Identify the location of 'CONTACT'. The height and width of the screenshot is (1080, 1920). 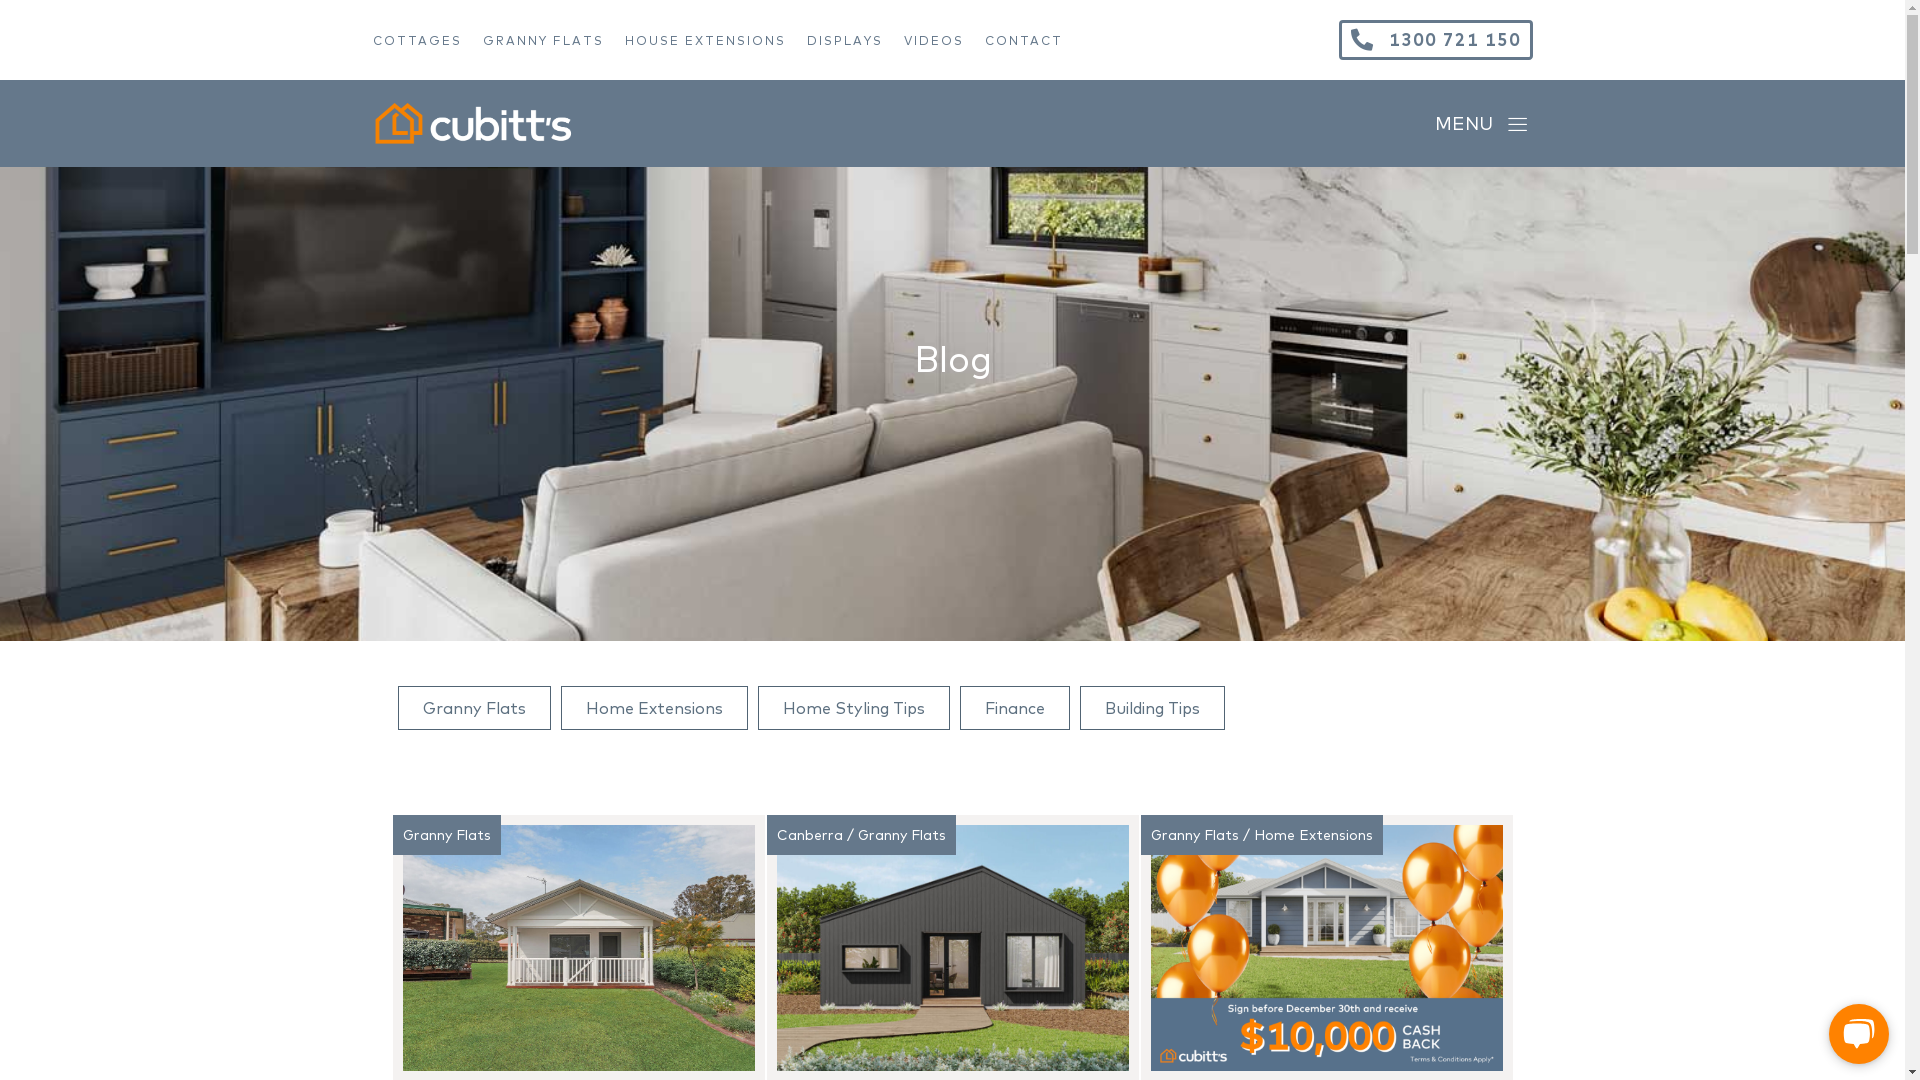
(1033, 40).